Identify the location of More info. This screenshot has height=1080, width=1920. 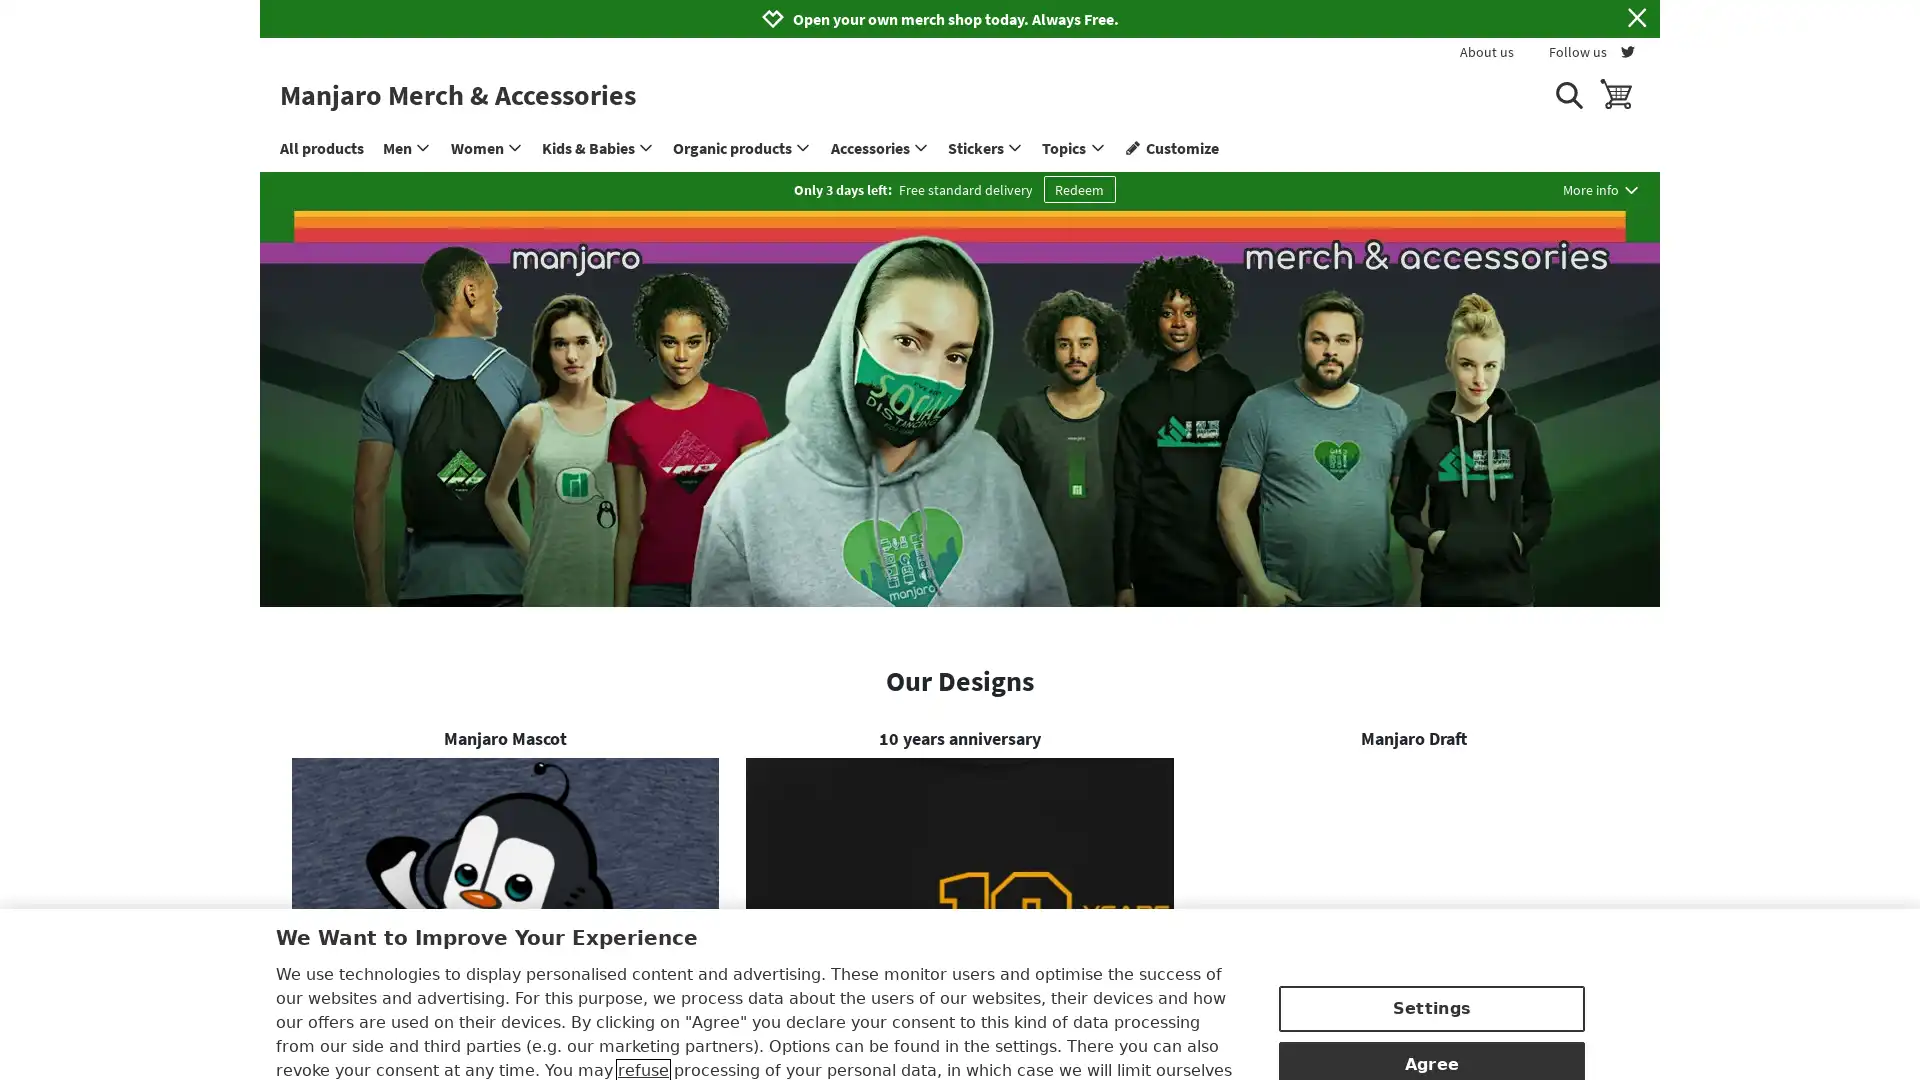
(1601, 189).